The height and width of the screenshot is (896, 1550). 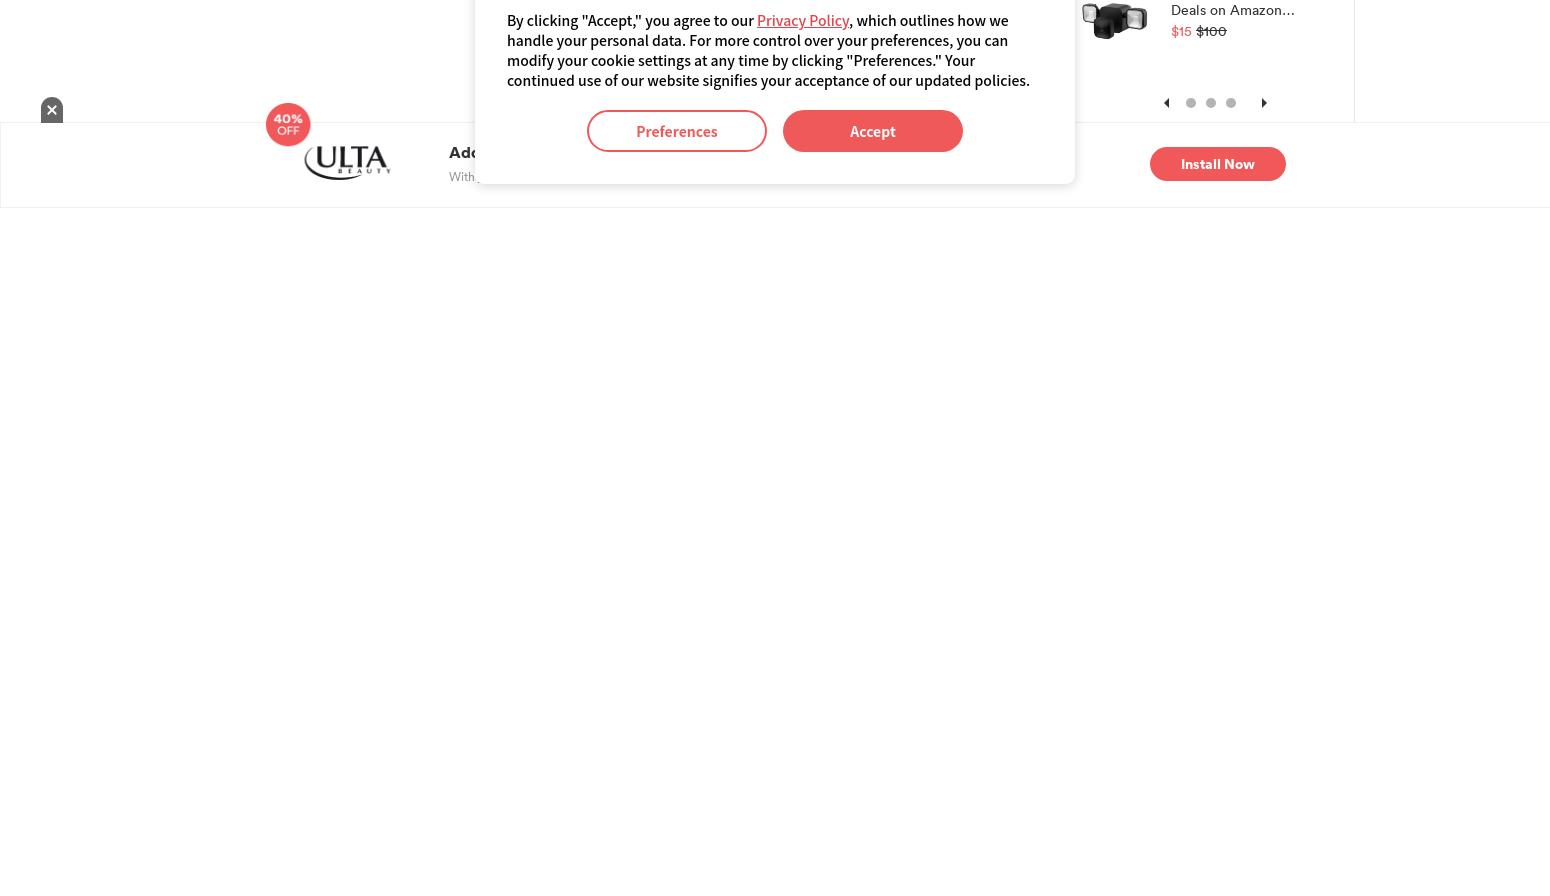 I want to click on 'Install Now', so click(x=1217, y=163).